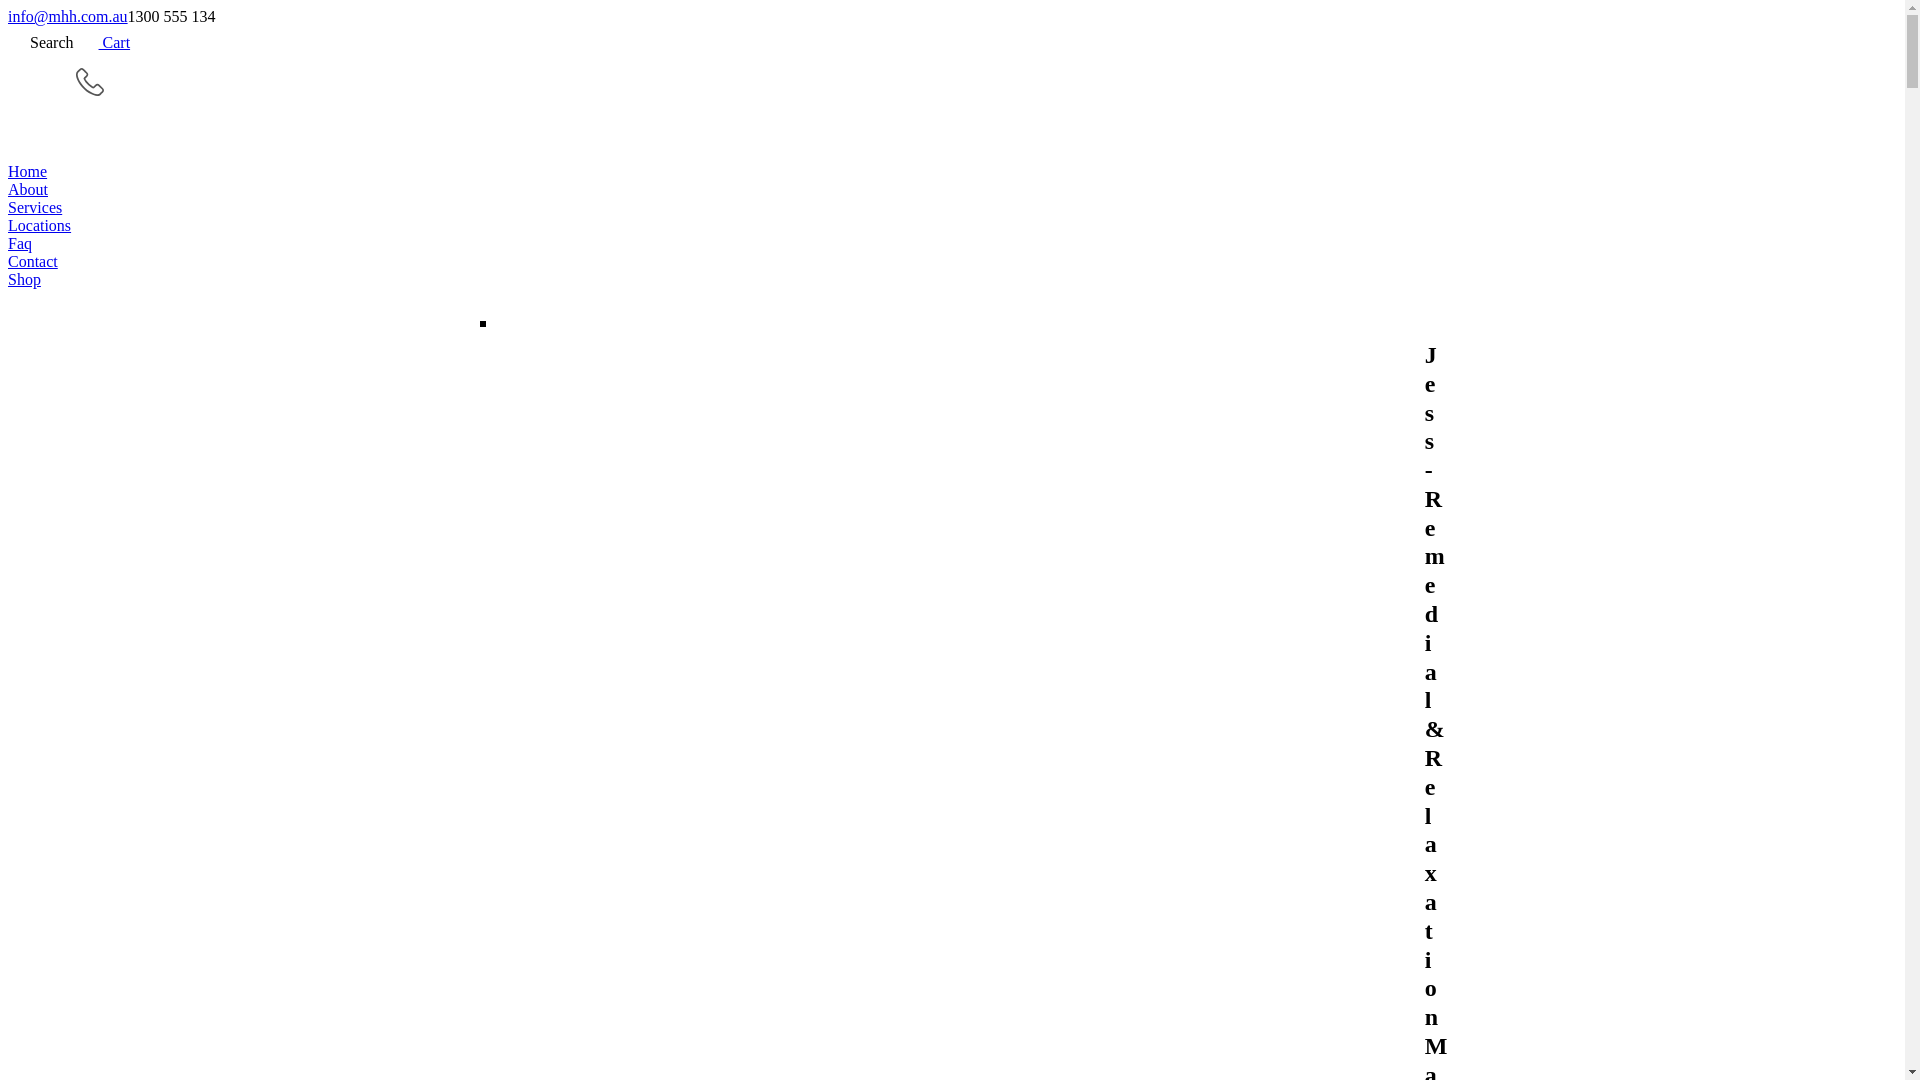 The width and height of the screenshot is (1920, 1080). I want to click on 'About', so click(951, 189).